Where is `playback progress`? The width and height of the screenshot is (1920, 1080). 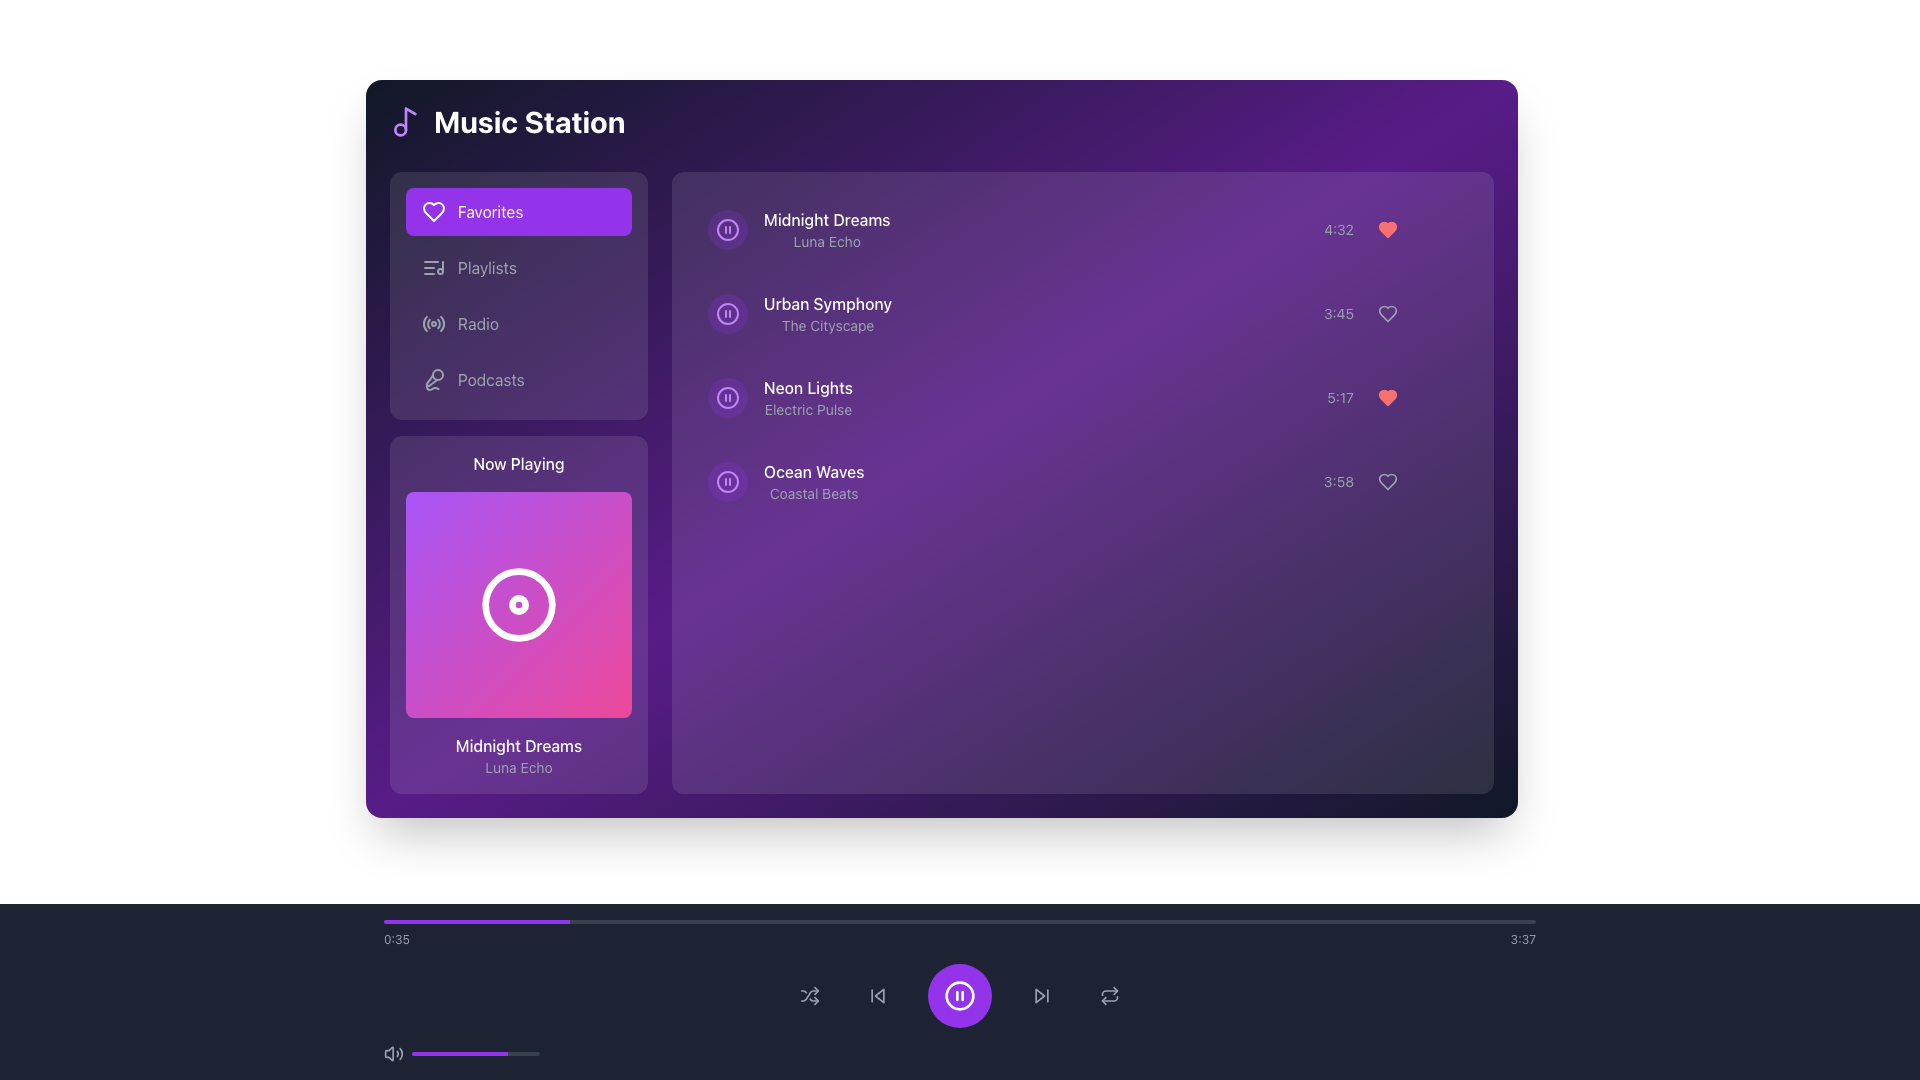 playback progress is located at coordinates (452, 921).